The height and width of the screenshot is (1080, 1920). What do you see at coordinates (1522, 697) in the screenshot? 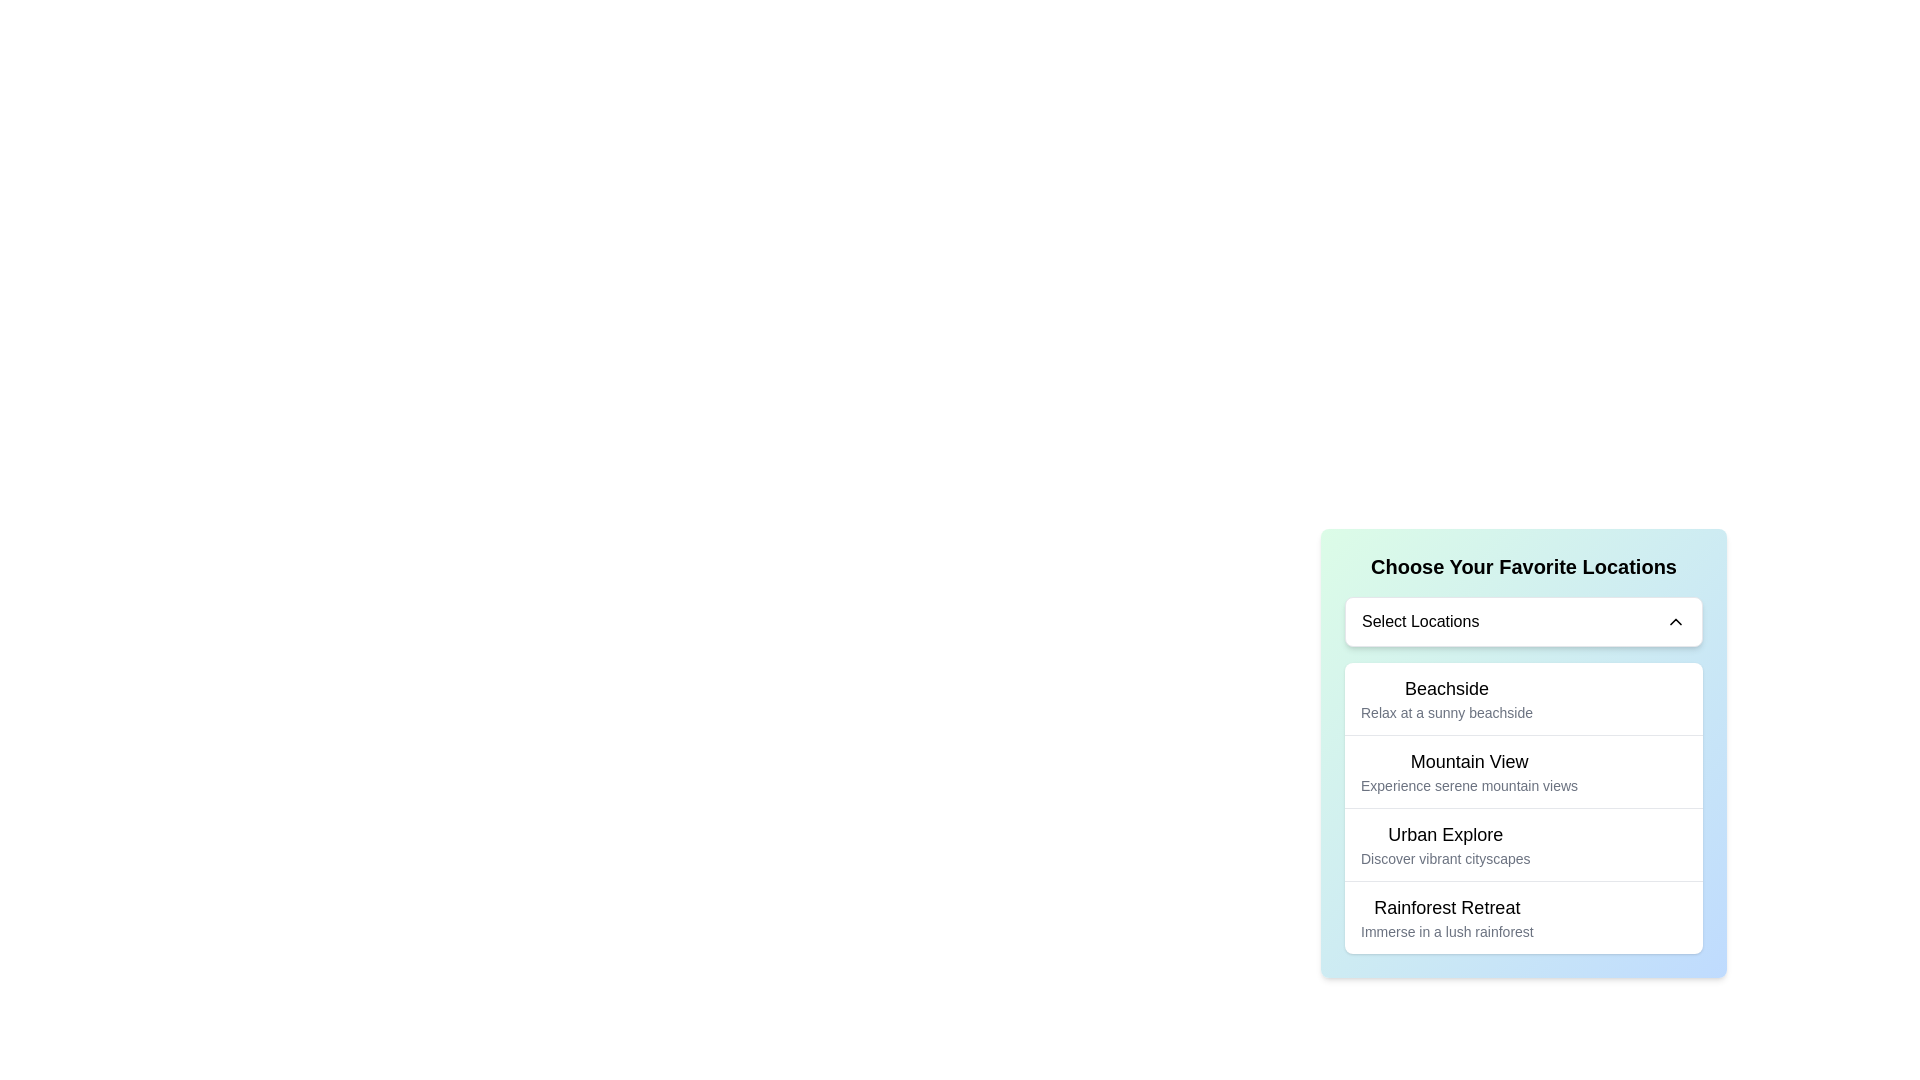
I see `the first list item in the locations list below the 'Select Locations' dropdown menu` at bounding box center [1522, 697].